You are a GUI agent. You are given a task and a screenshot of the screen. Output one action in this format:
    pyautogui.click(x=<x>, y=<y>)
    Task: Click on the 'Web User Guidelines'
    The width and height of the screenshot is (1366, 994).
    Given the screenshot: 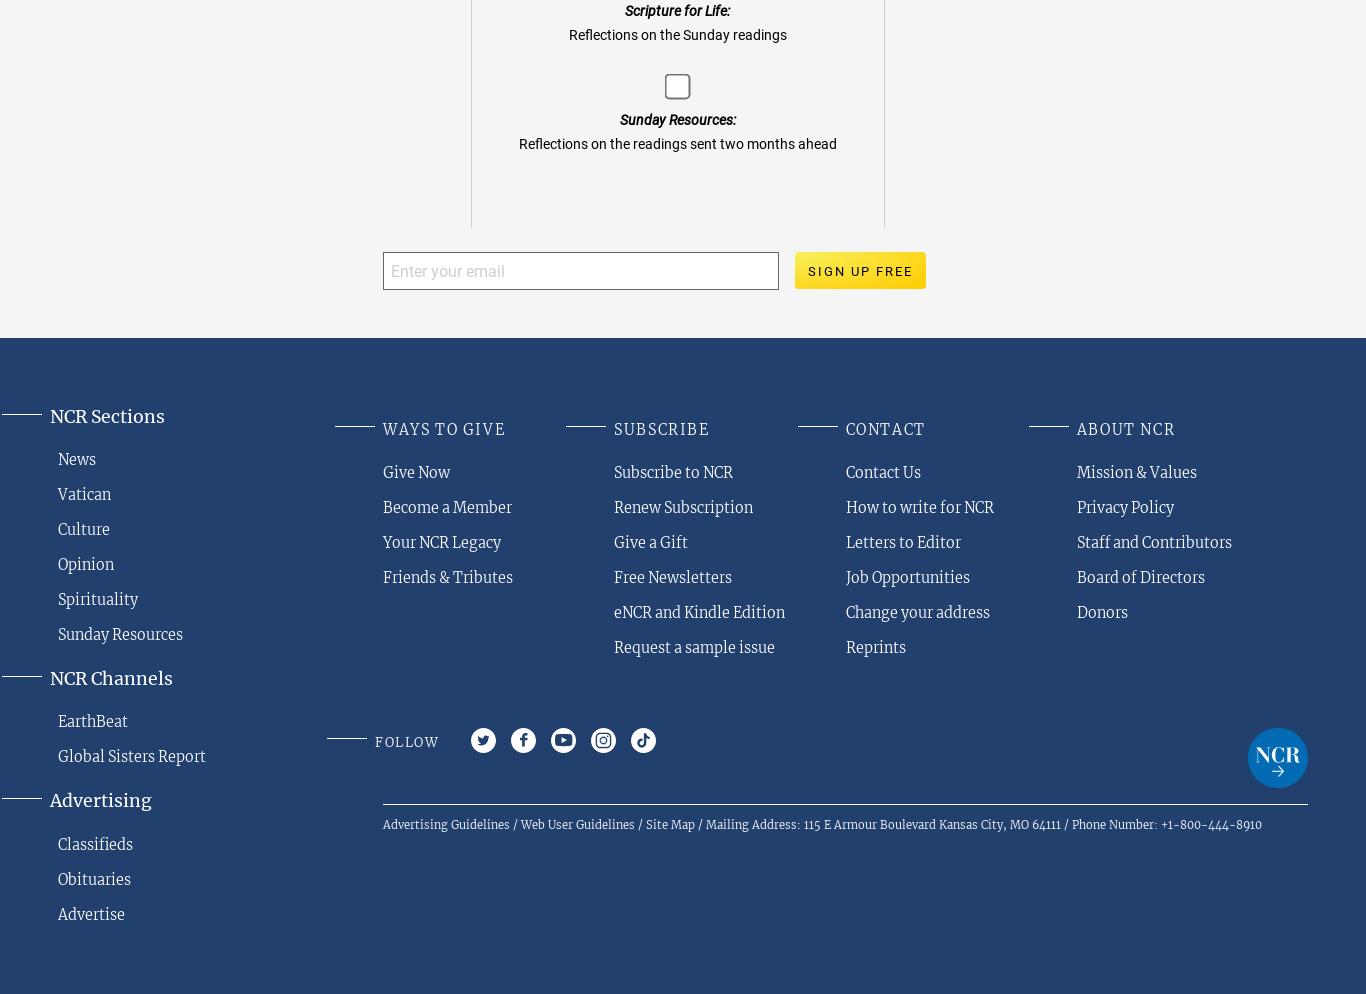 What is the action you would take?
    pyautogui.click(x=520, y=823)
    